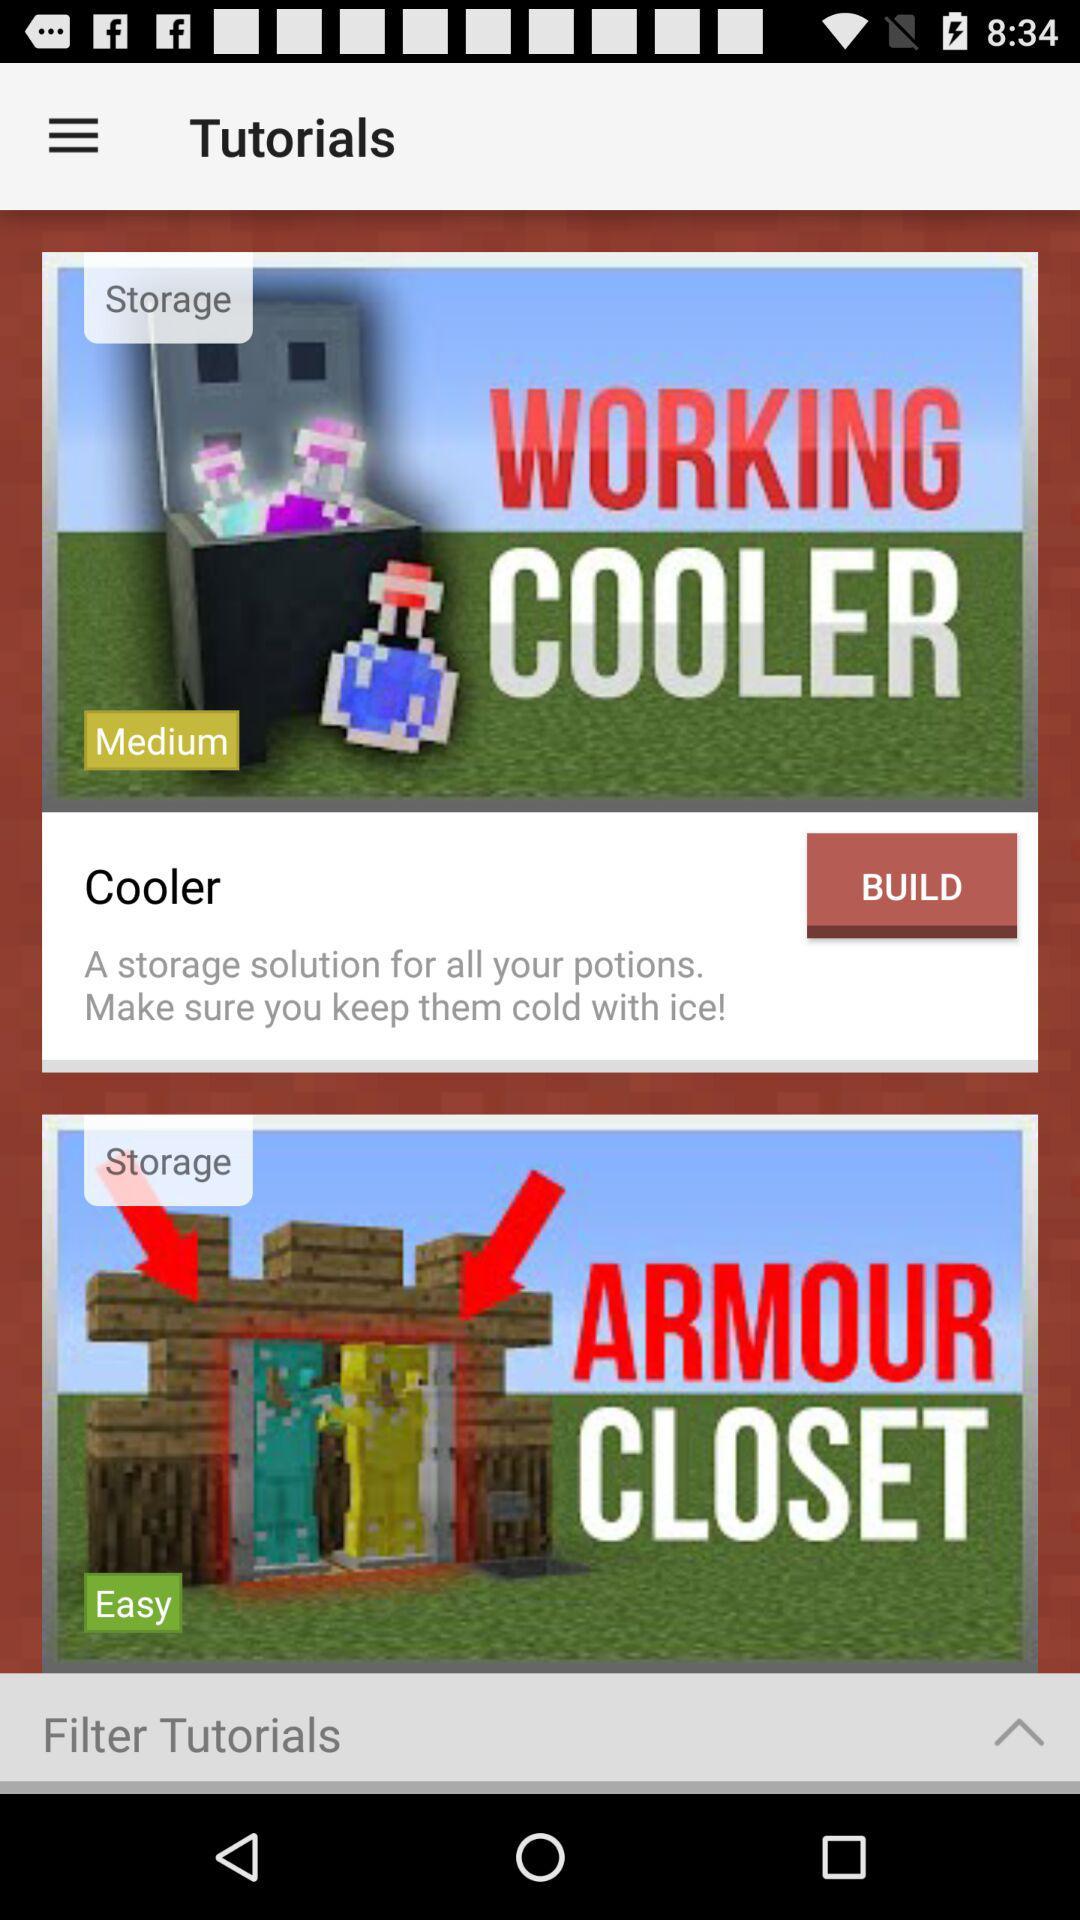 Image resolution: width=1080 pixels, height=1920 pixels. I want to click on item next to tutorials item, so click(72, 135).